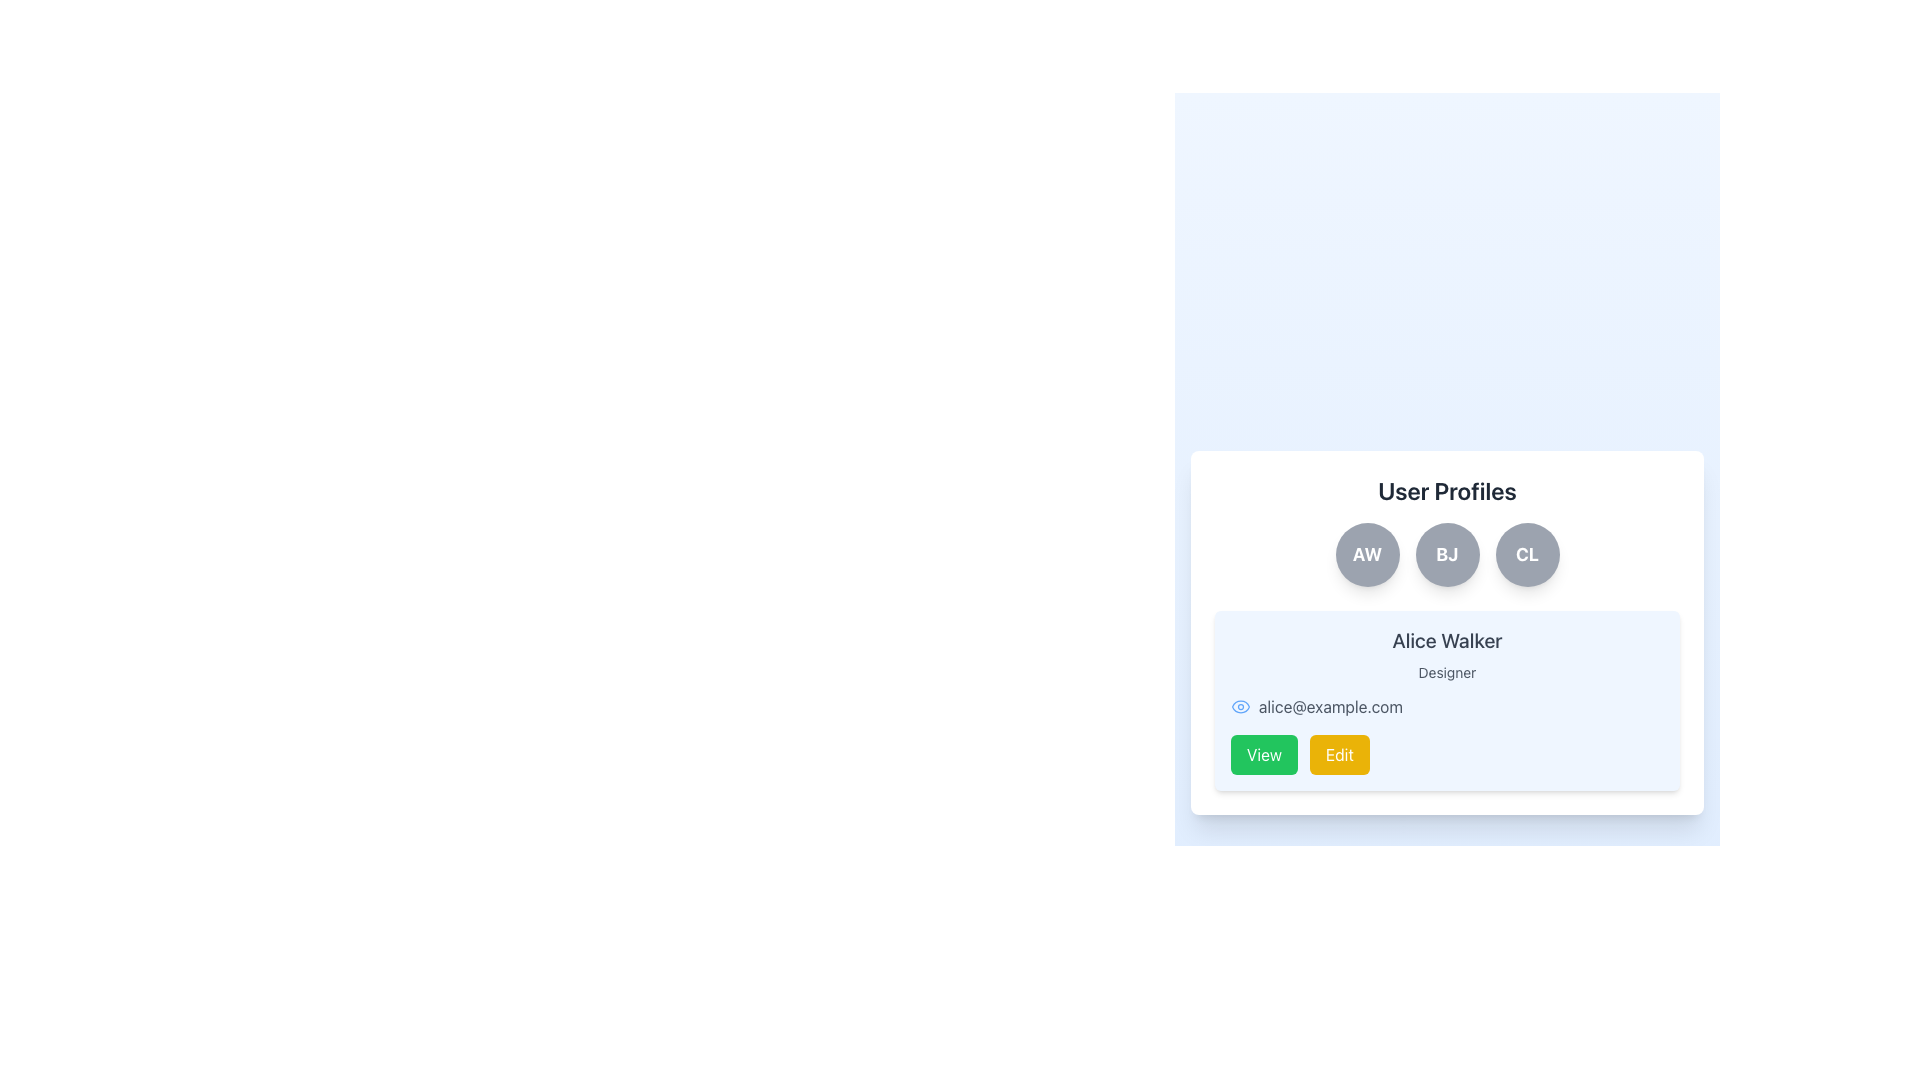 Image resolution: width=1920 pixels, height=1080 pixels. Describe the element at coordinates (1339, 755) in the screenshot. I see `the edit button located in the bottom-right corner of the user profile card` at that location.